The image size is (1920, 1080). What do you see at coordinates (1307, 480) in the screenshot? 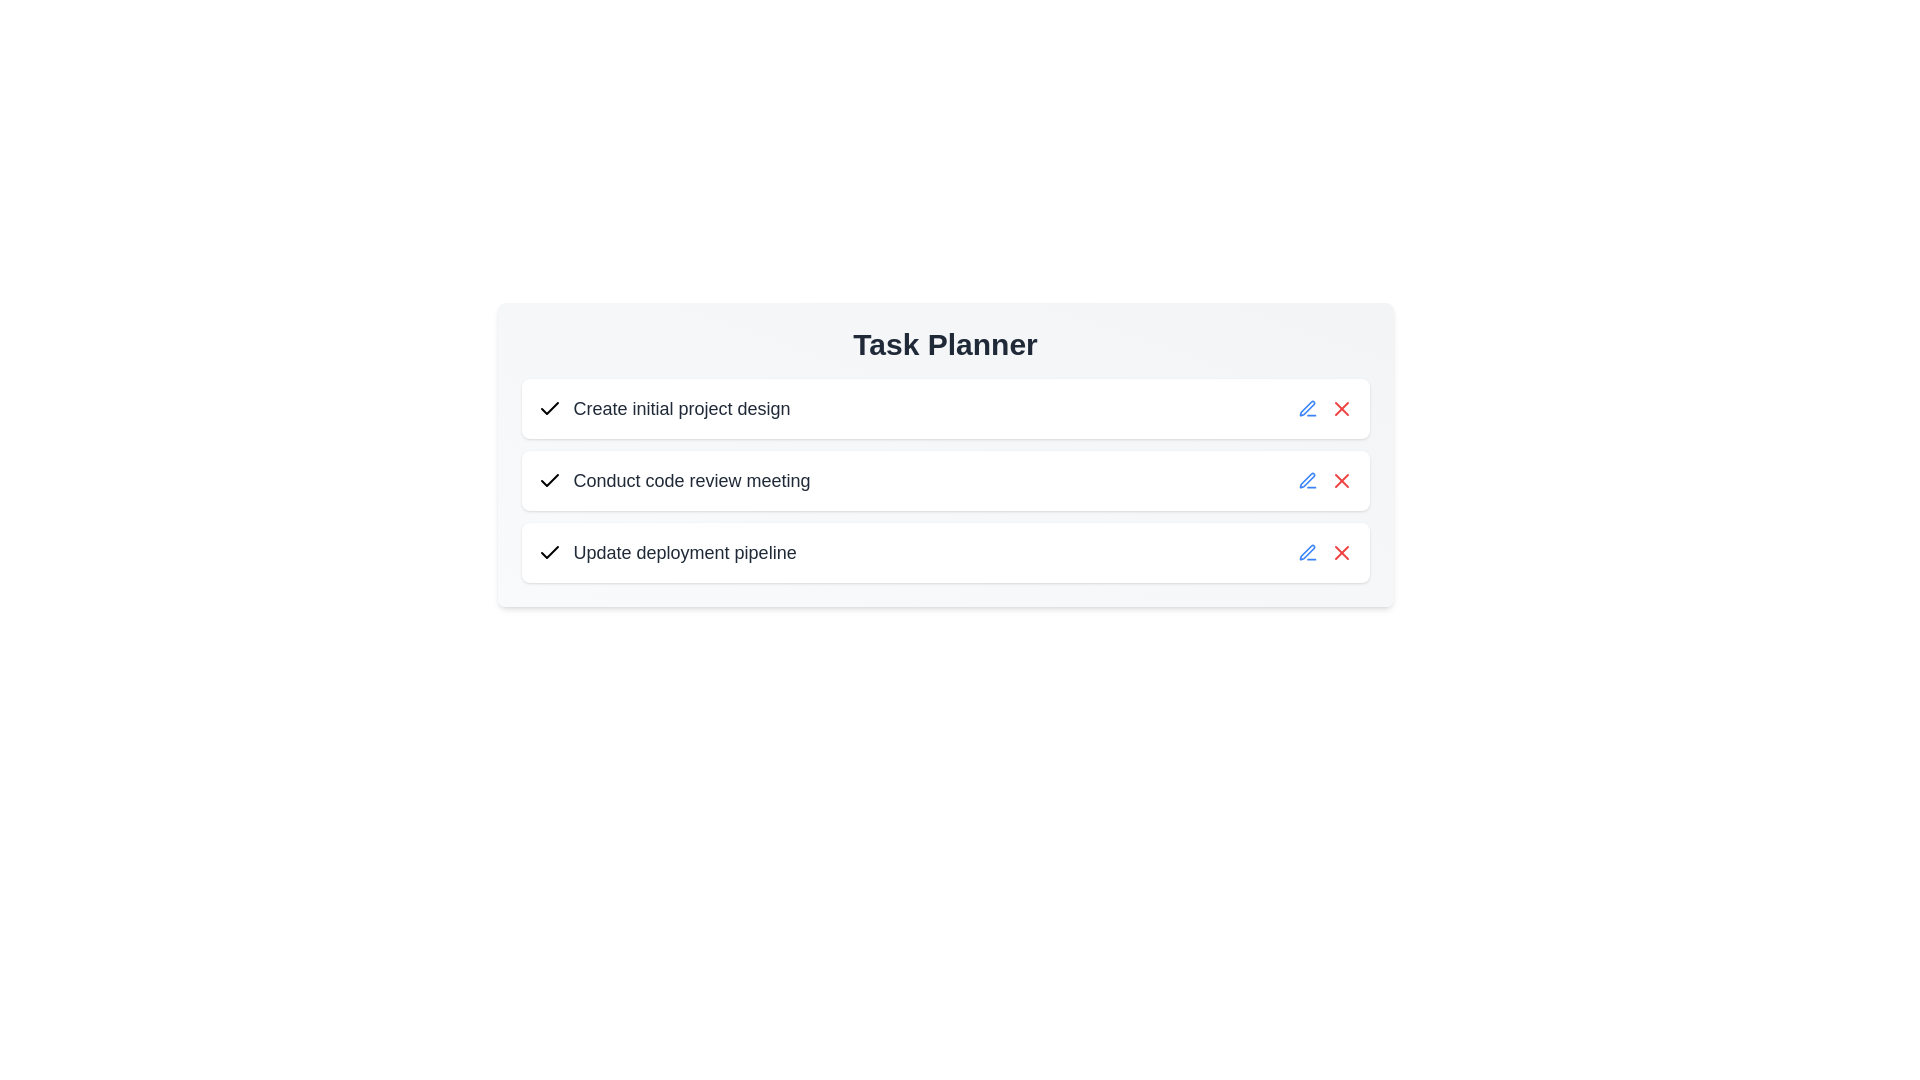
I see `the pen icon button in the second row of task items, next to 'Conduct code review meeting'` at bounding box center [1307, 480].